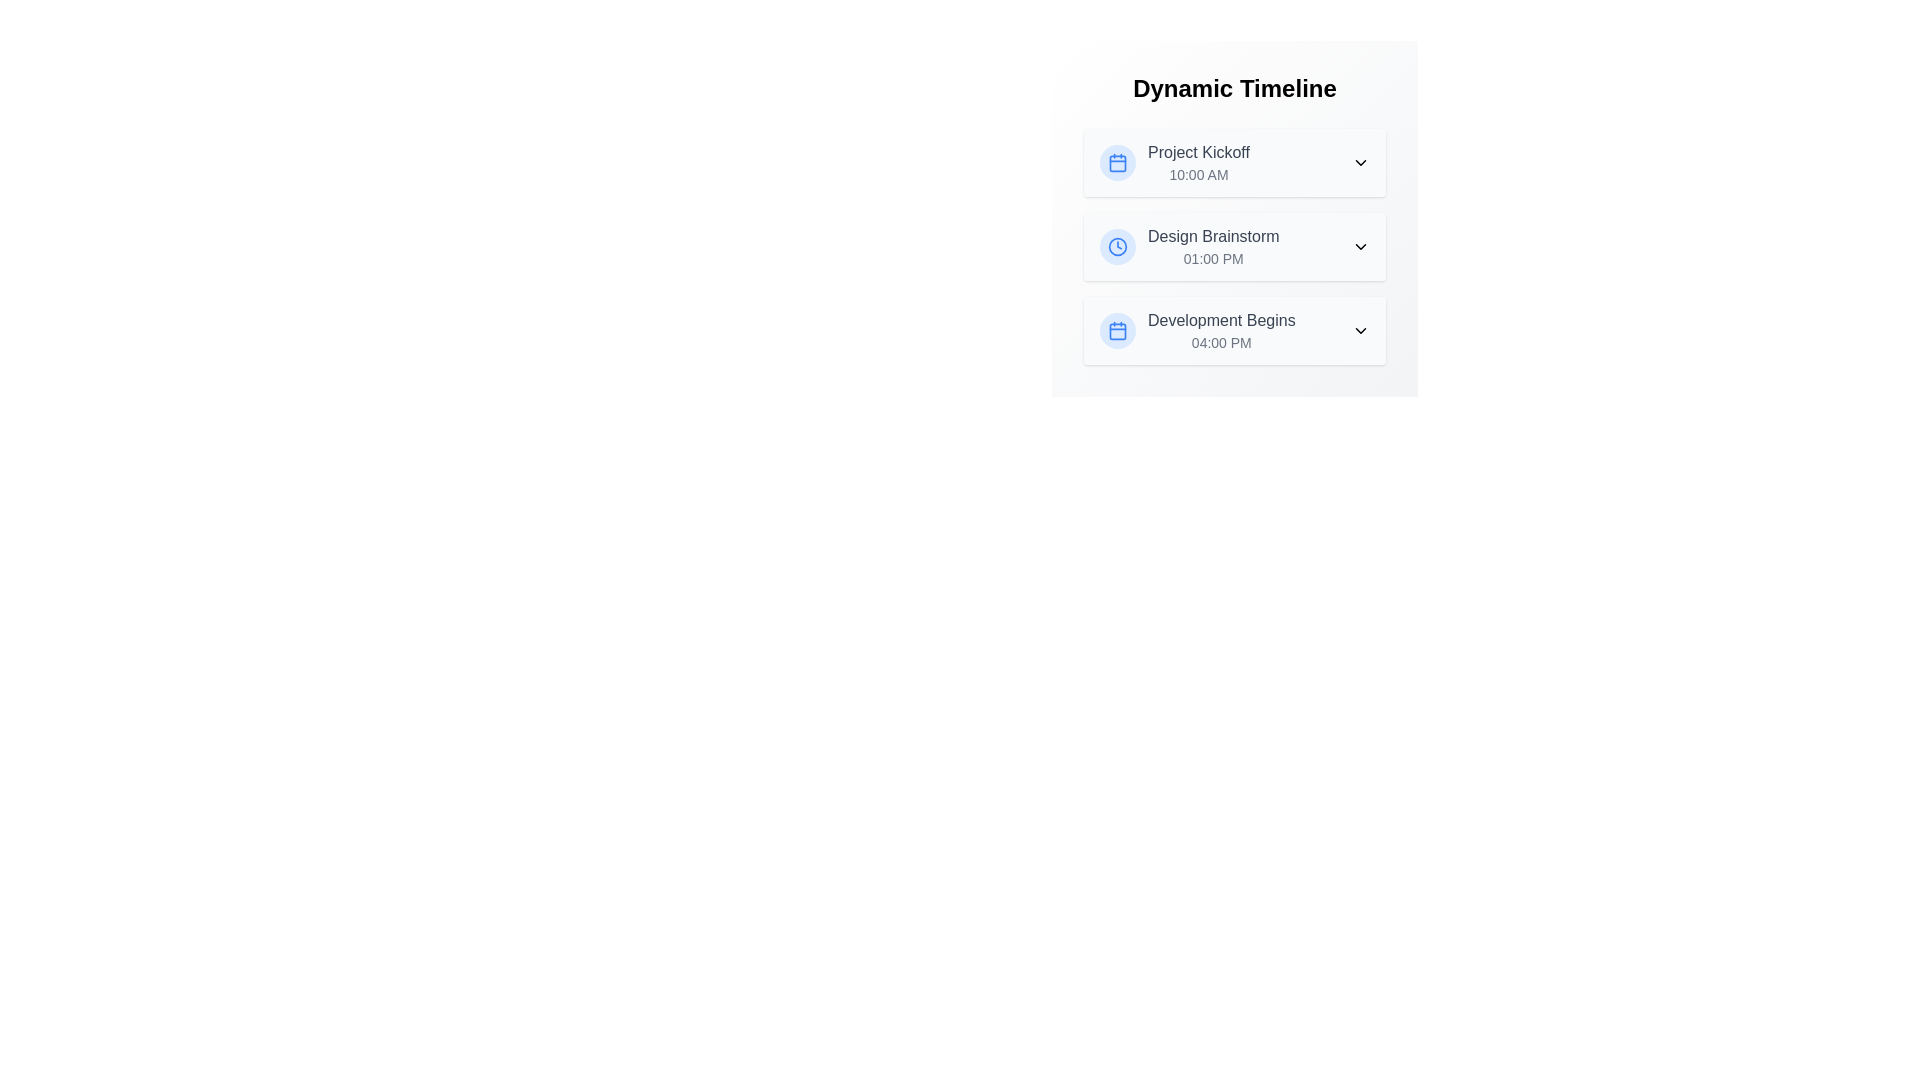 The width and height of the screenshot is (1920, 1080). What do you see at coordinates (1233, 245) in the screenshot?
I see `the text of the scheduled event titled 'Design Brainstorm' happening at '01:00 PM' displayed in the second item of the vertical list under the heading 'Dynamic Timeline'` at bounding box center [1233, 245].